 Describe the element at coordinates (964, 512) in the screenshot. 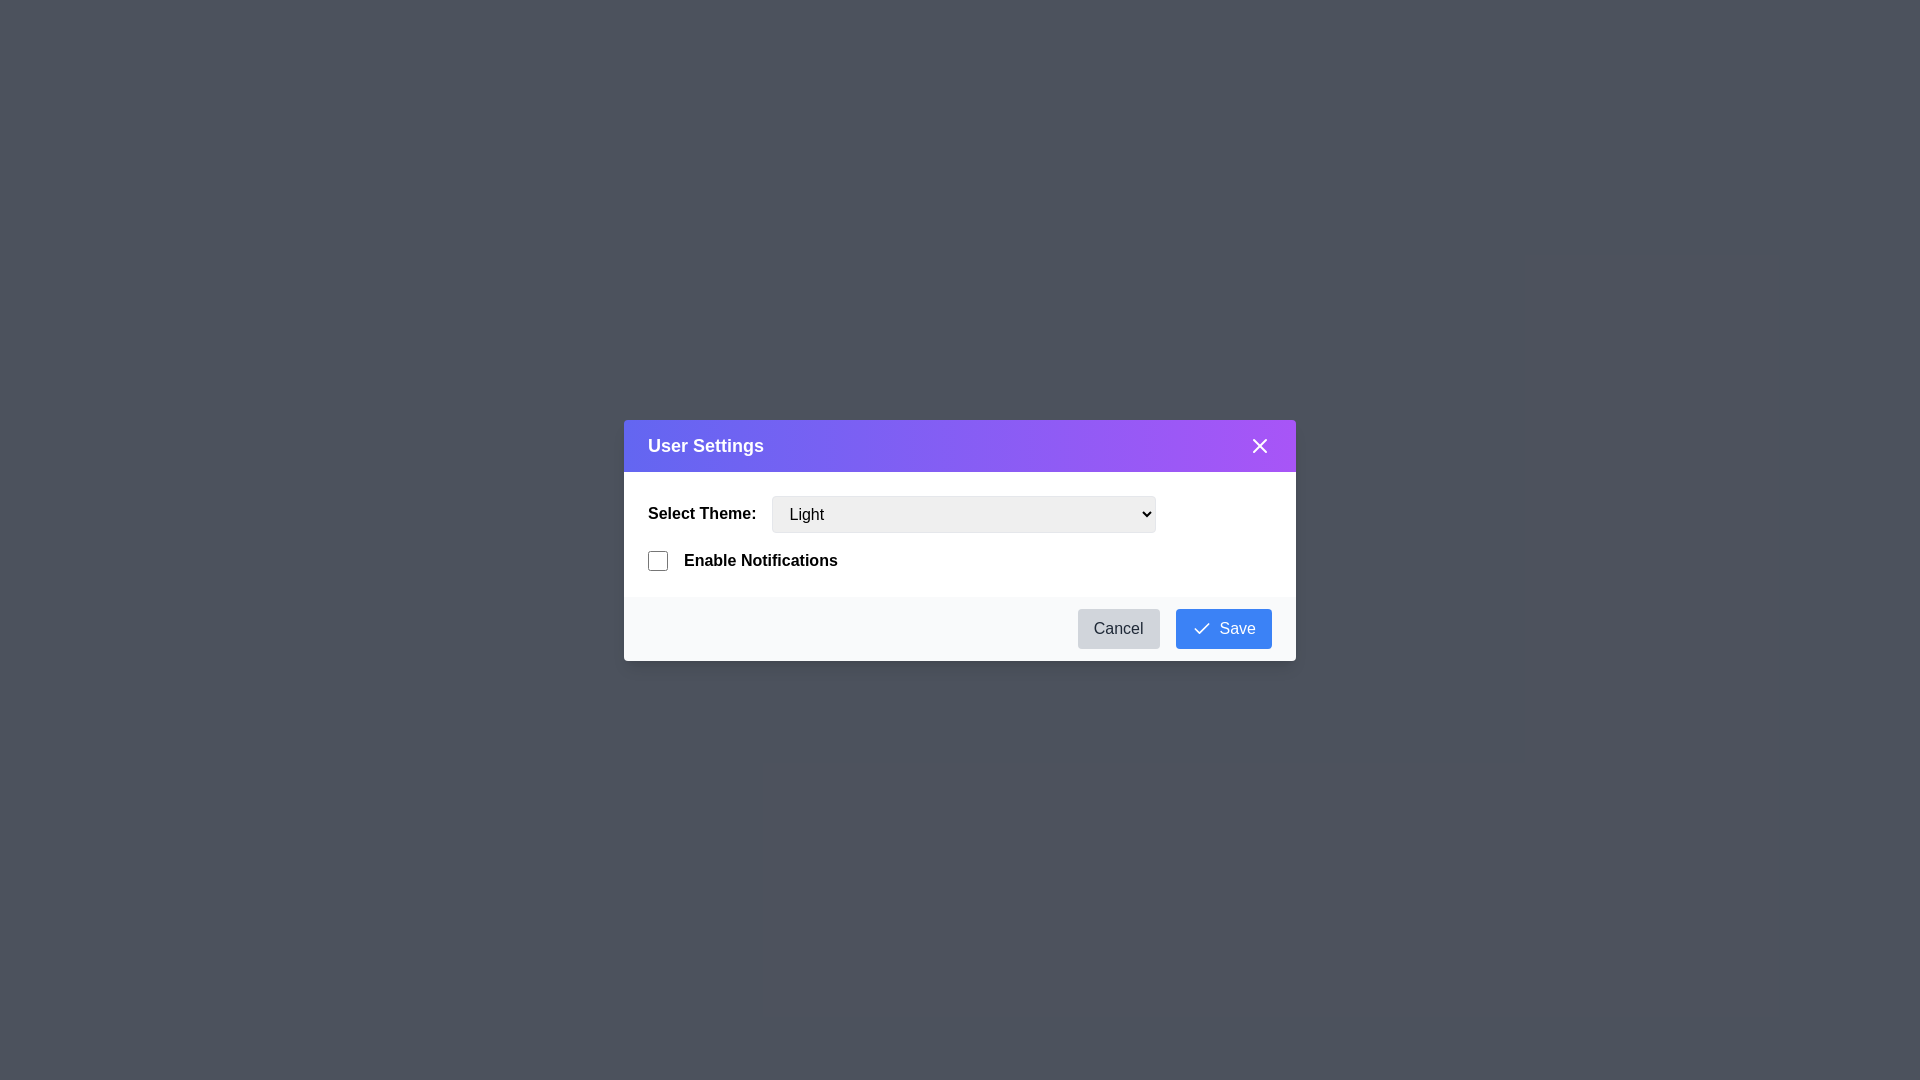

I see `the theme RGB from the dropdown menu` at that location.